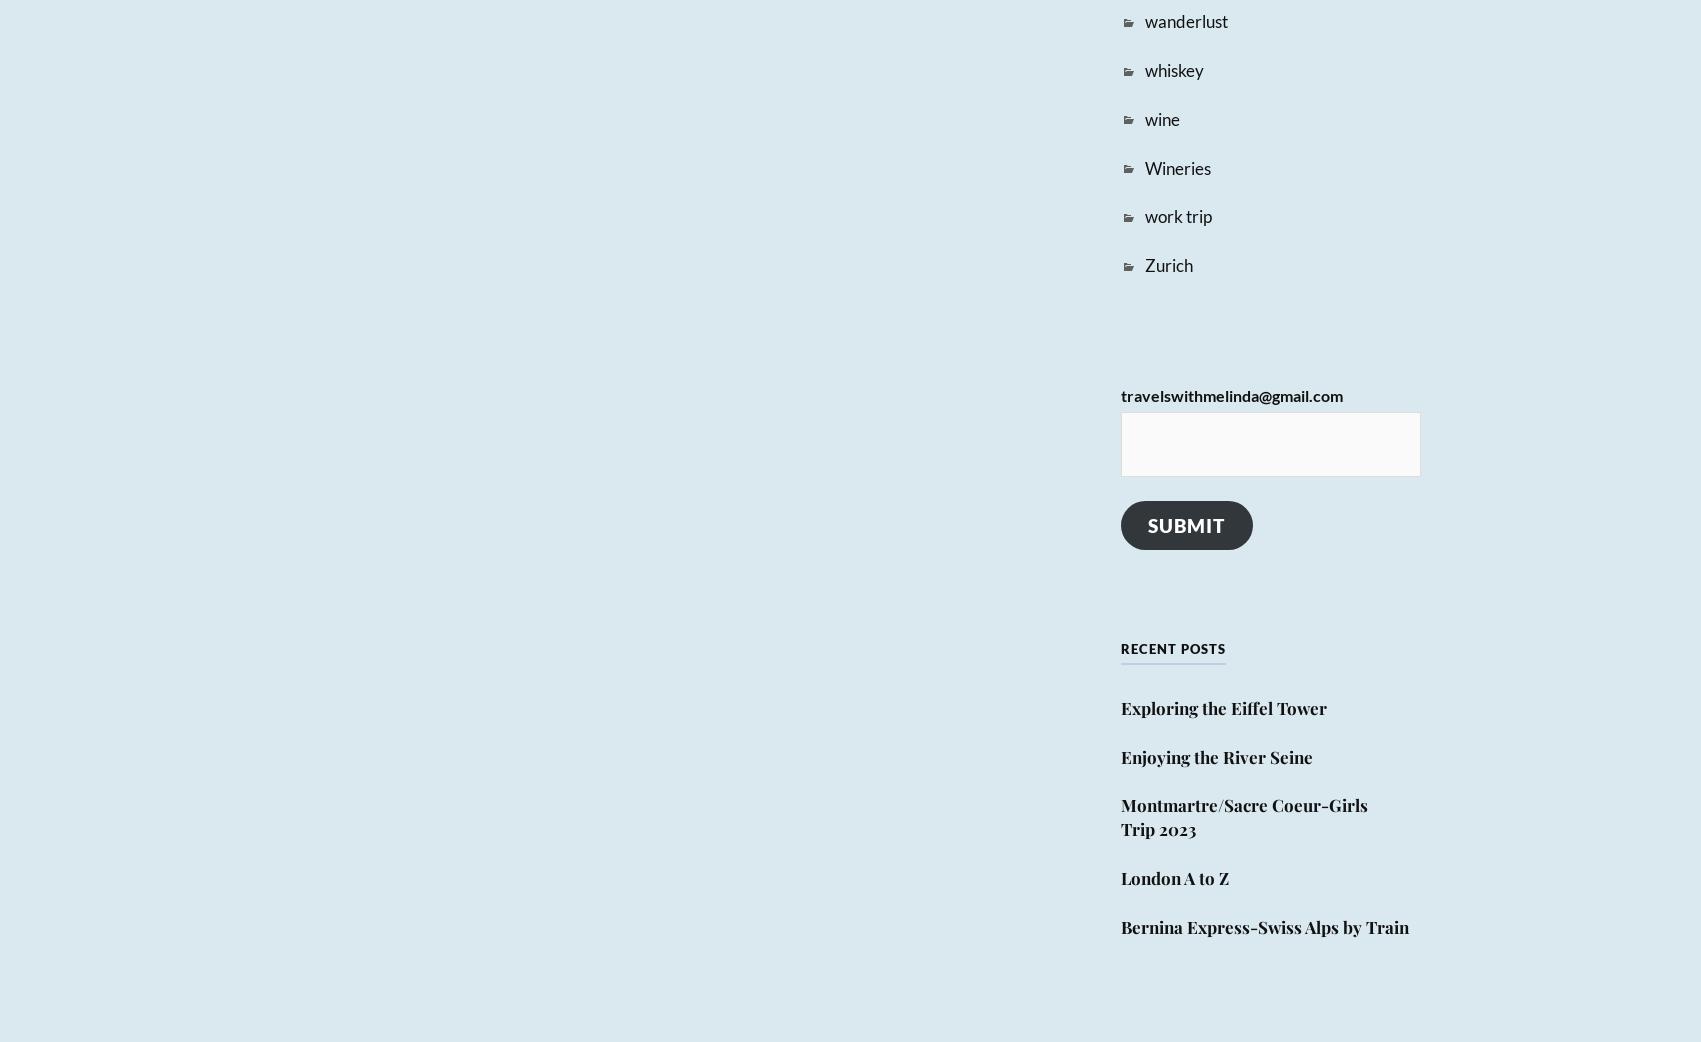 Image resolution: width=1701 pixels, height=1042 pixels. Describe the element at coordinates (1118, 705) in the screenshot. I see `'Exploring the Eiffel Tower'` at that location.